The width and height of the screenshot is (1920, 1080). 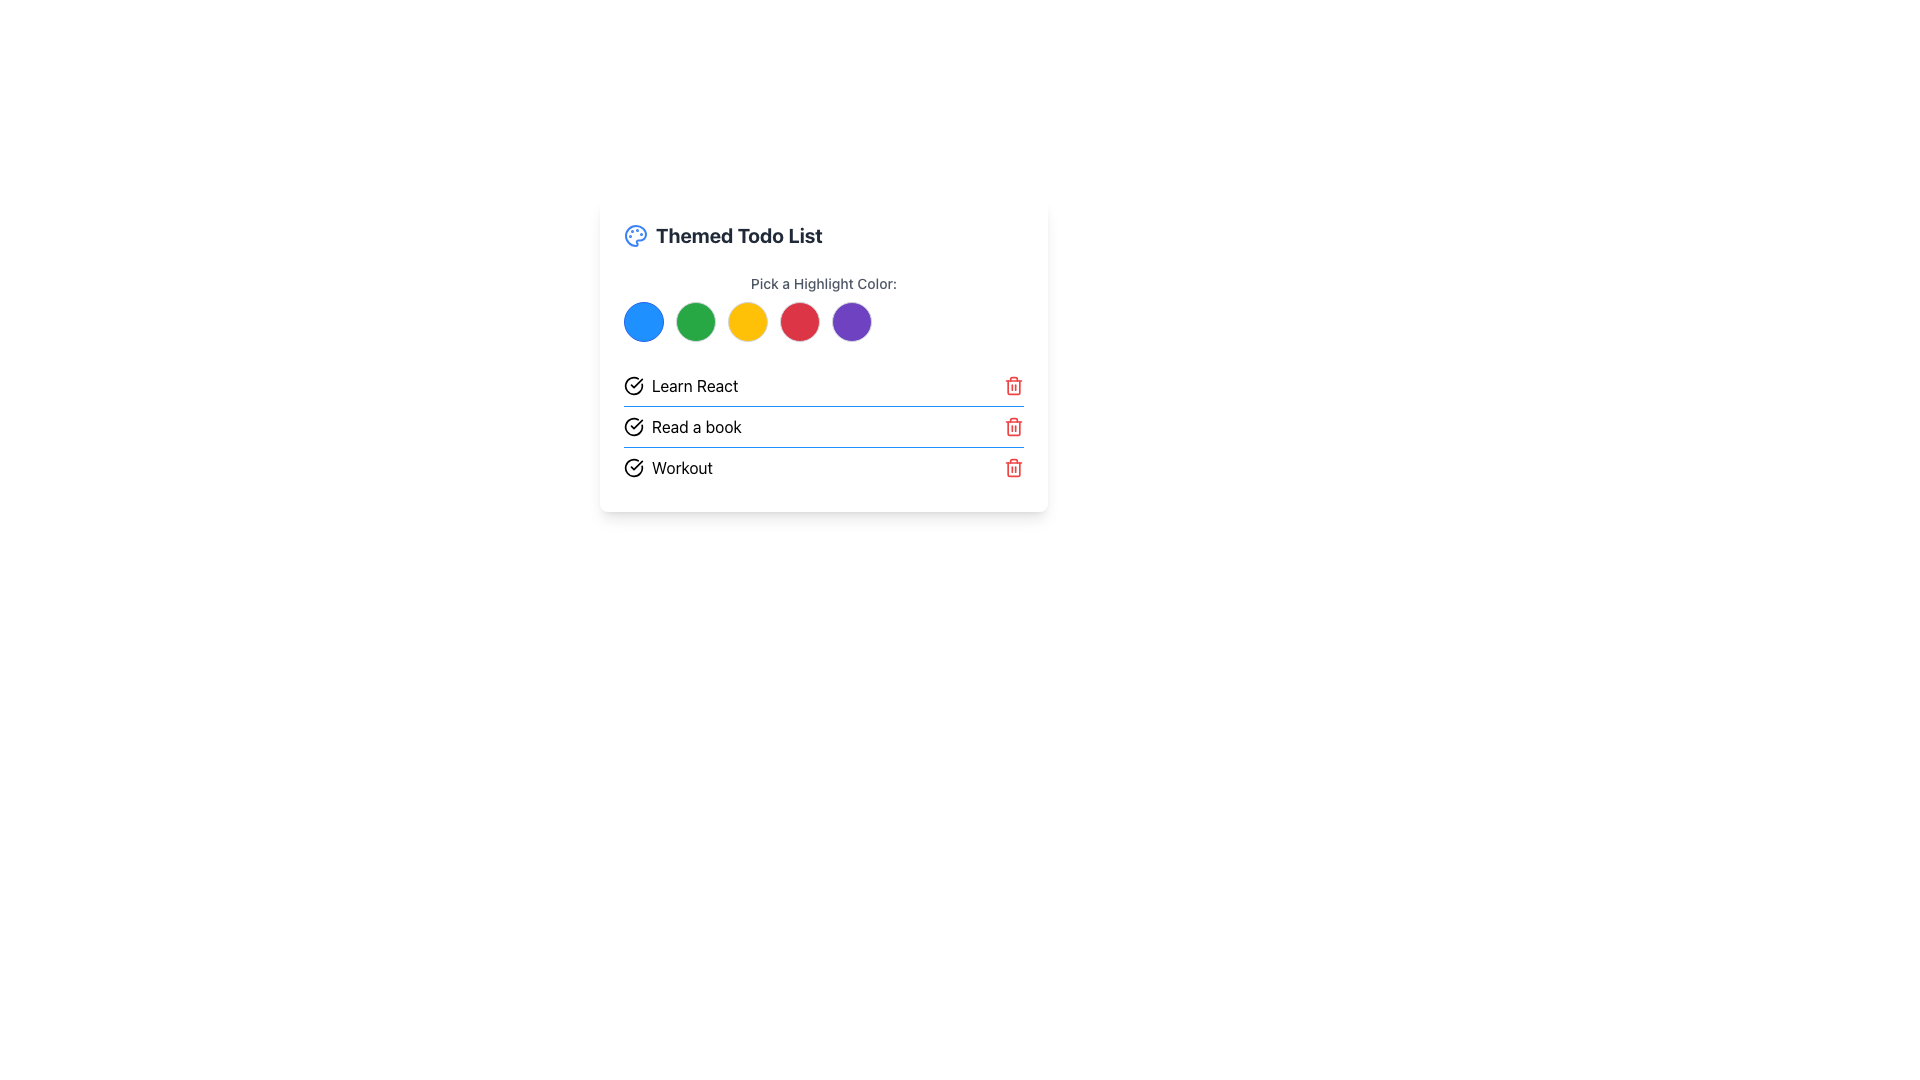 What do you see at coordinates (632, 385) in the screenshot?
I see `the completion status indicated by the icon located in the first row of the 'Themed Todo List' section, to the left of the text 'Learn React'` at bounding box center [632, 385].